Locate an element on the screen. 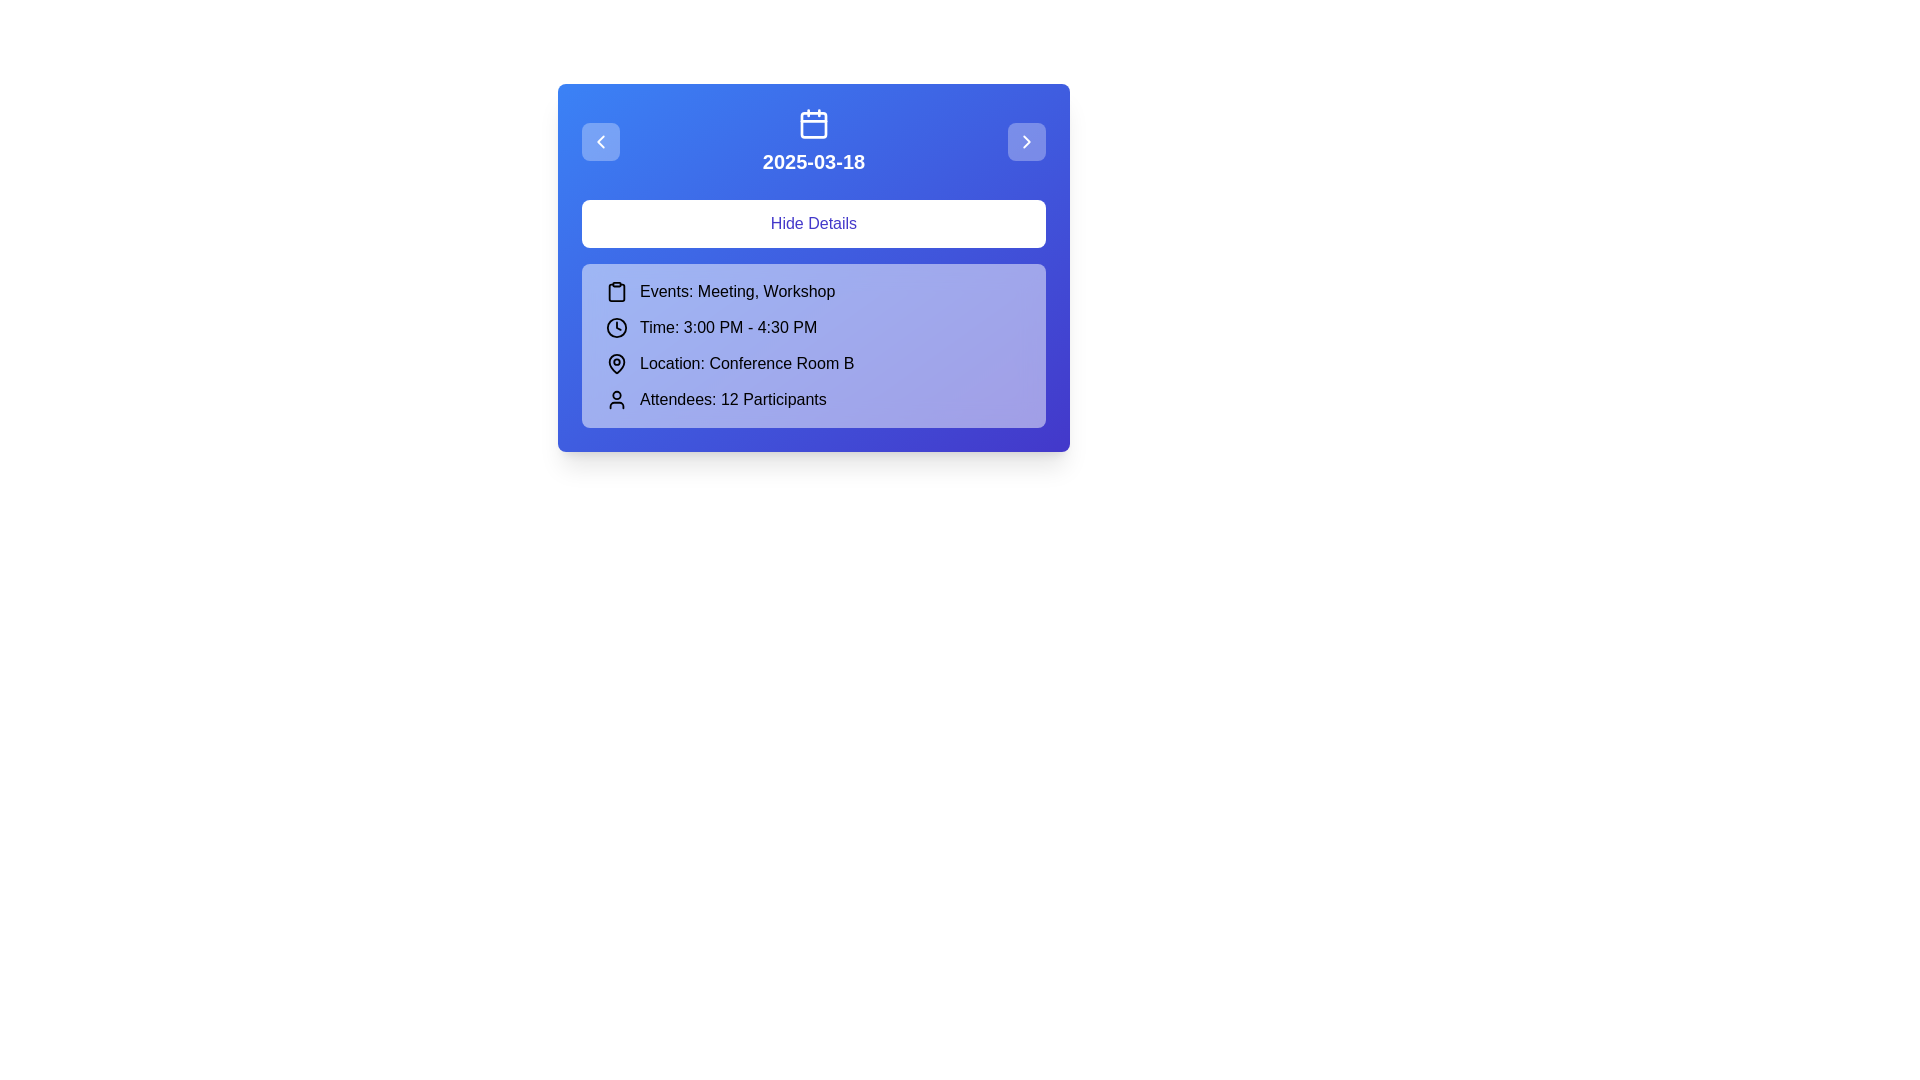  information displayed in the Label with icon that indicates the location of the event ('Conference Room B'), which is the third row in the list of event details is located at coordinates (814, 363).